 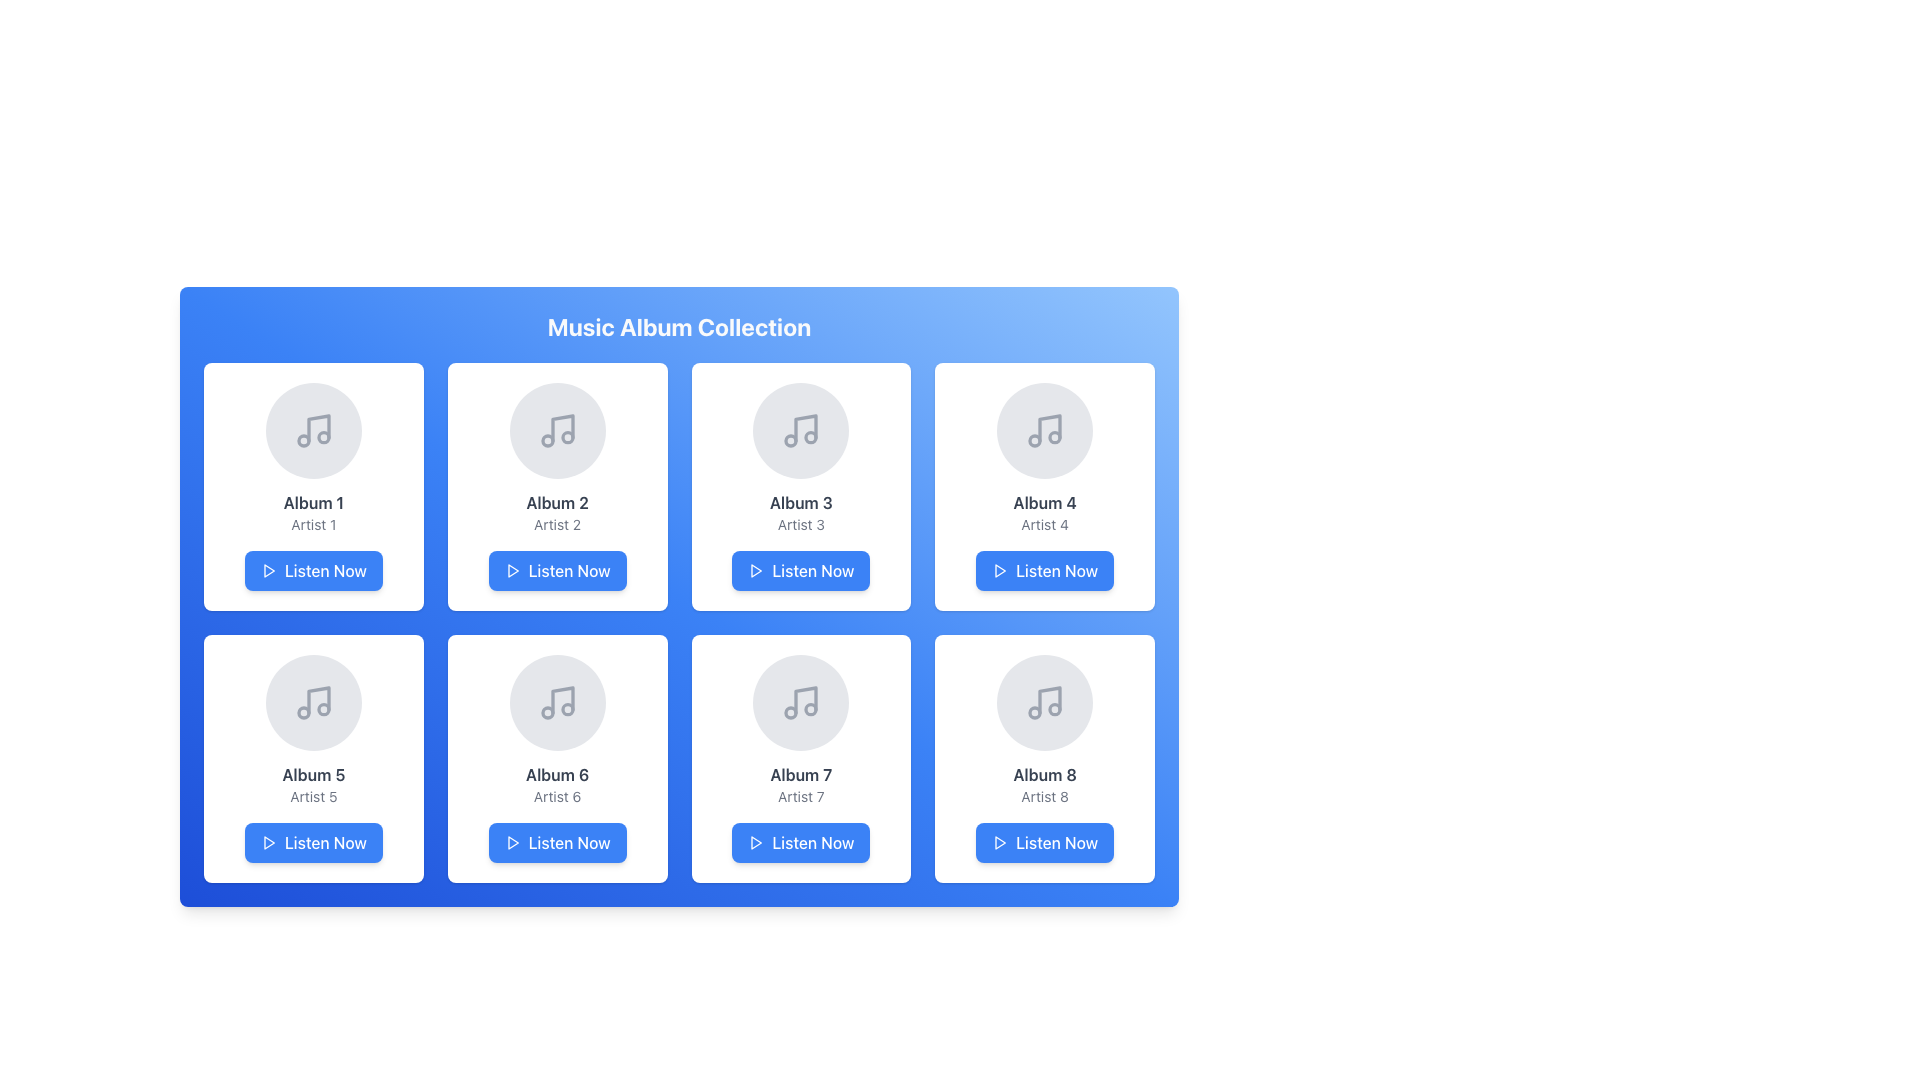 I want to click on the circular icon with a light gray background featuring a musical note, located in the top-left corner of the album grid, so click(x=312, y=430).